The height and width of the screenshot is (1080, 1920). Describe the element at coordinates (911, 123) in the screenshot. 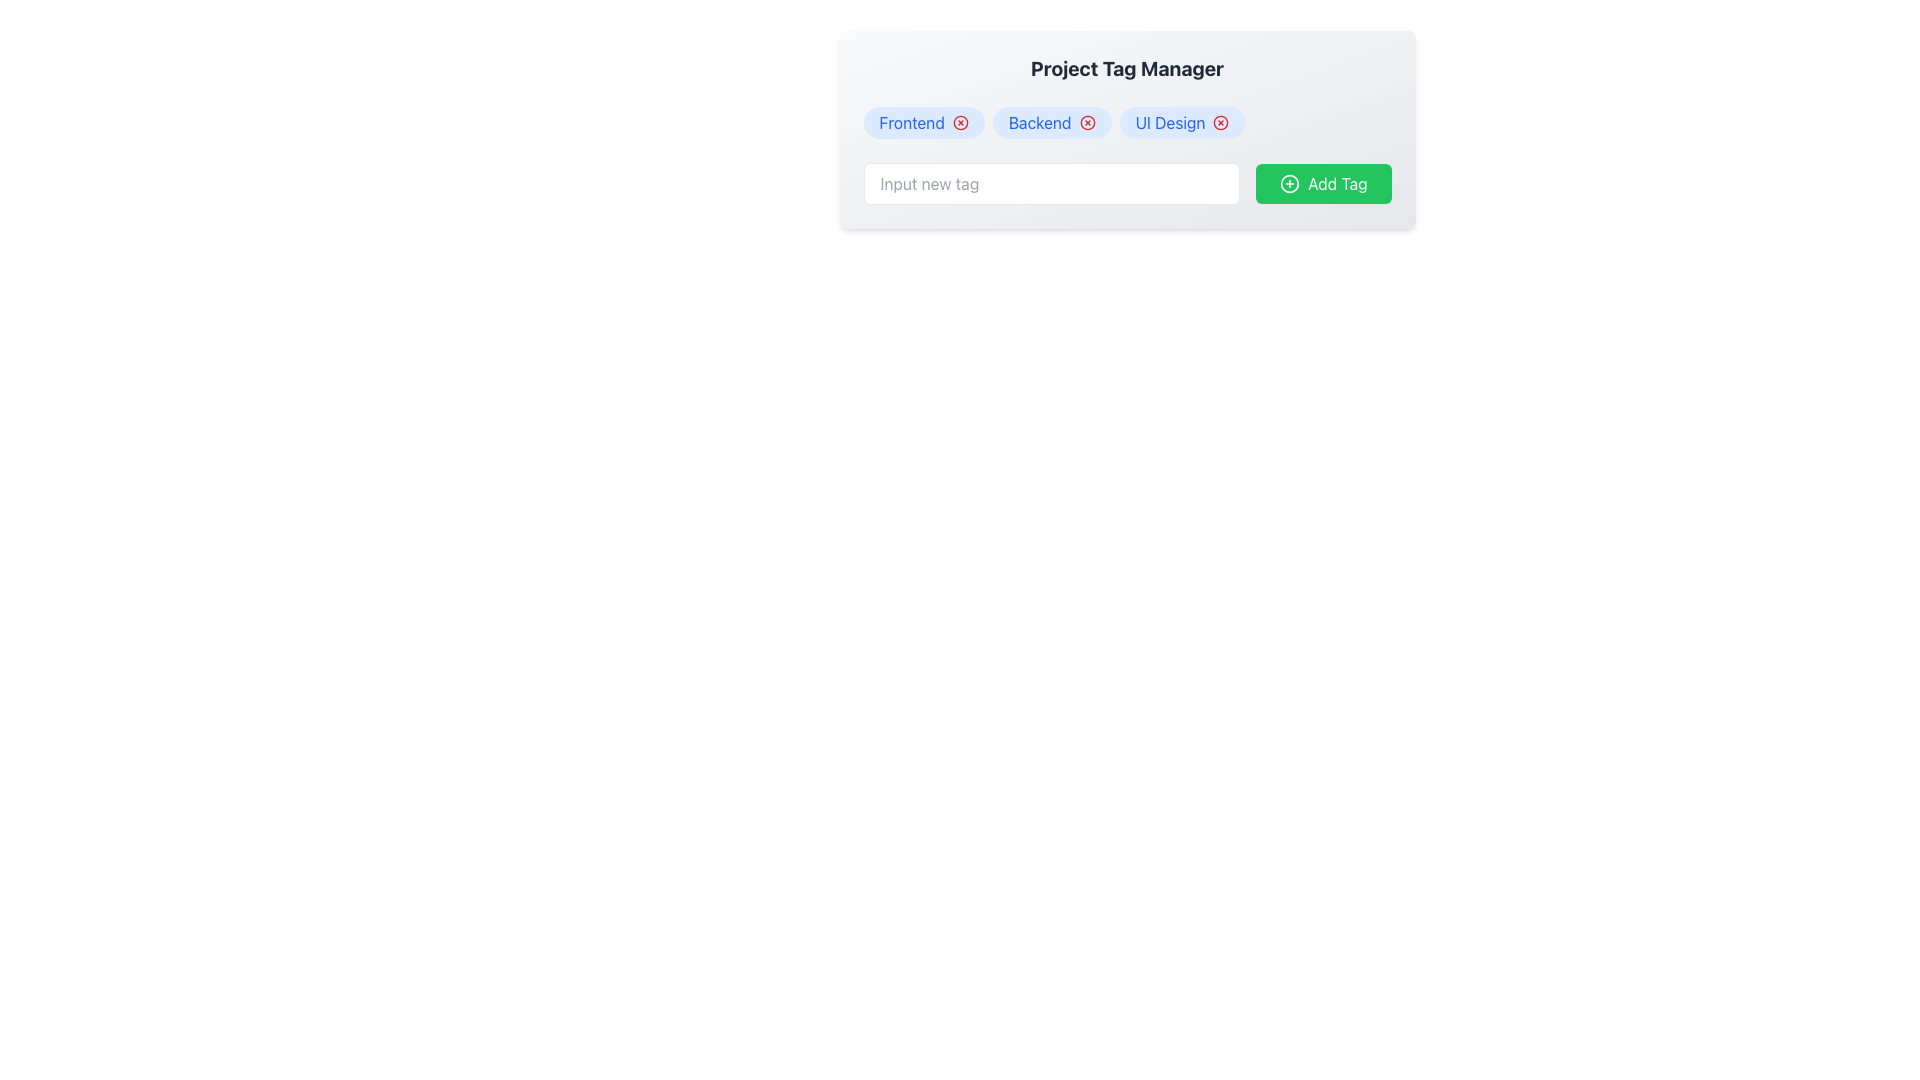

I see `the 'Frontend' tag text label, which is the first tag under the 'Project Tag Manager' heading` at that location.